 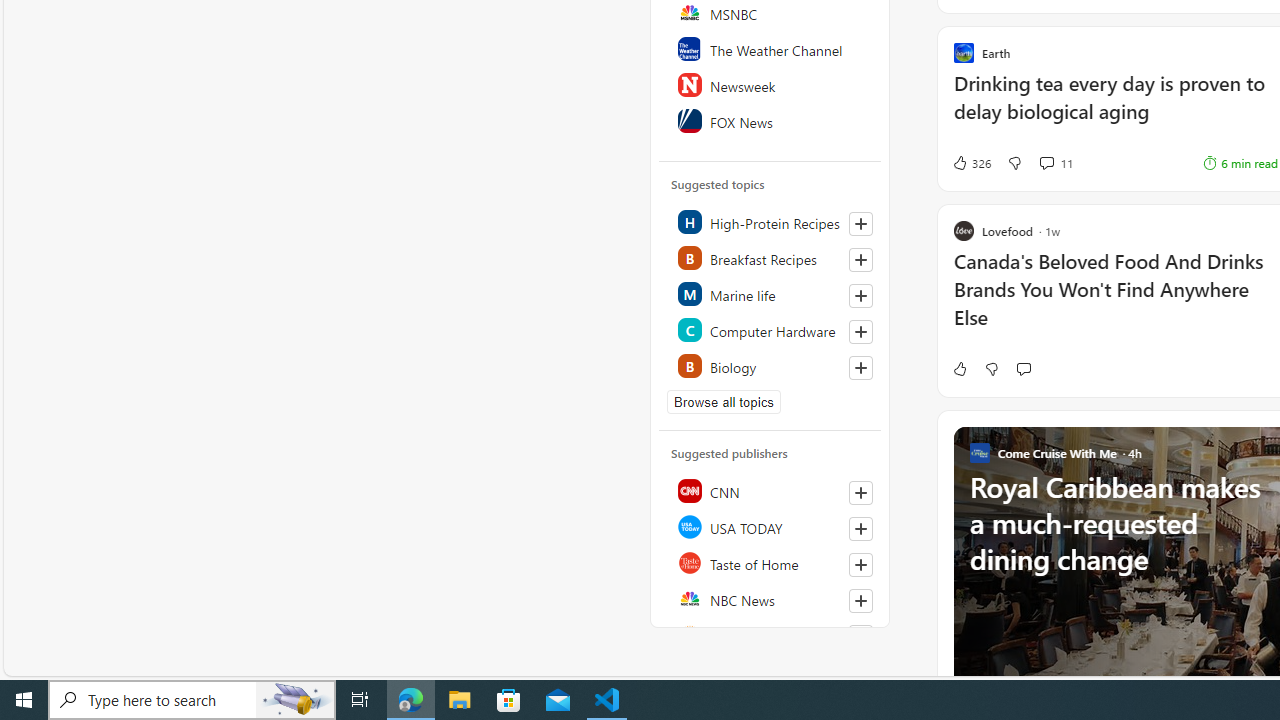 I want to click on 'Drinking tea every day is proven to delay biological aging', so click(x=1114, y=108).